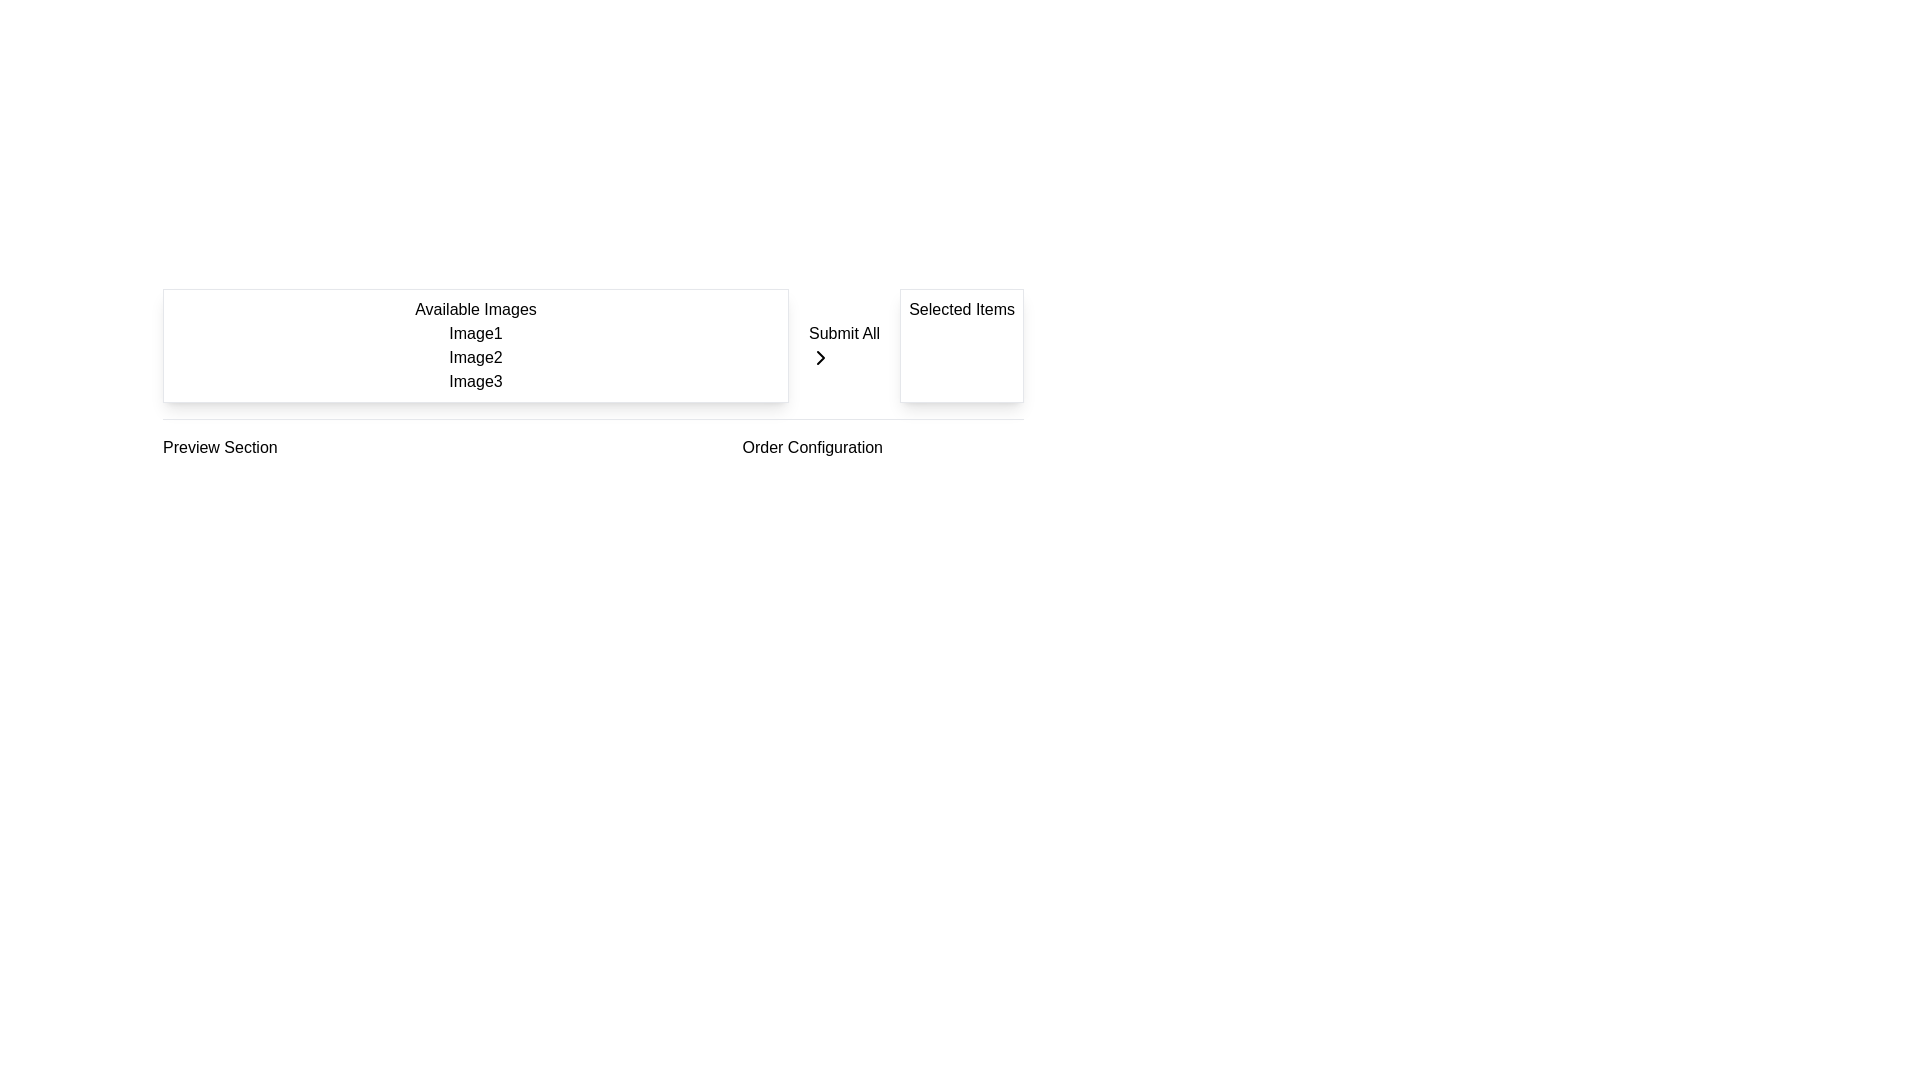  What do you see at coordinates (844, 345) in the screenshot?
I see `the 'Submit All' button to move all selected images to the saved list` at bounding box center [844, 345].